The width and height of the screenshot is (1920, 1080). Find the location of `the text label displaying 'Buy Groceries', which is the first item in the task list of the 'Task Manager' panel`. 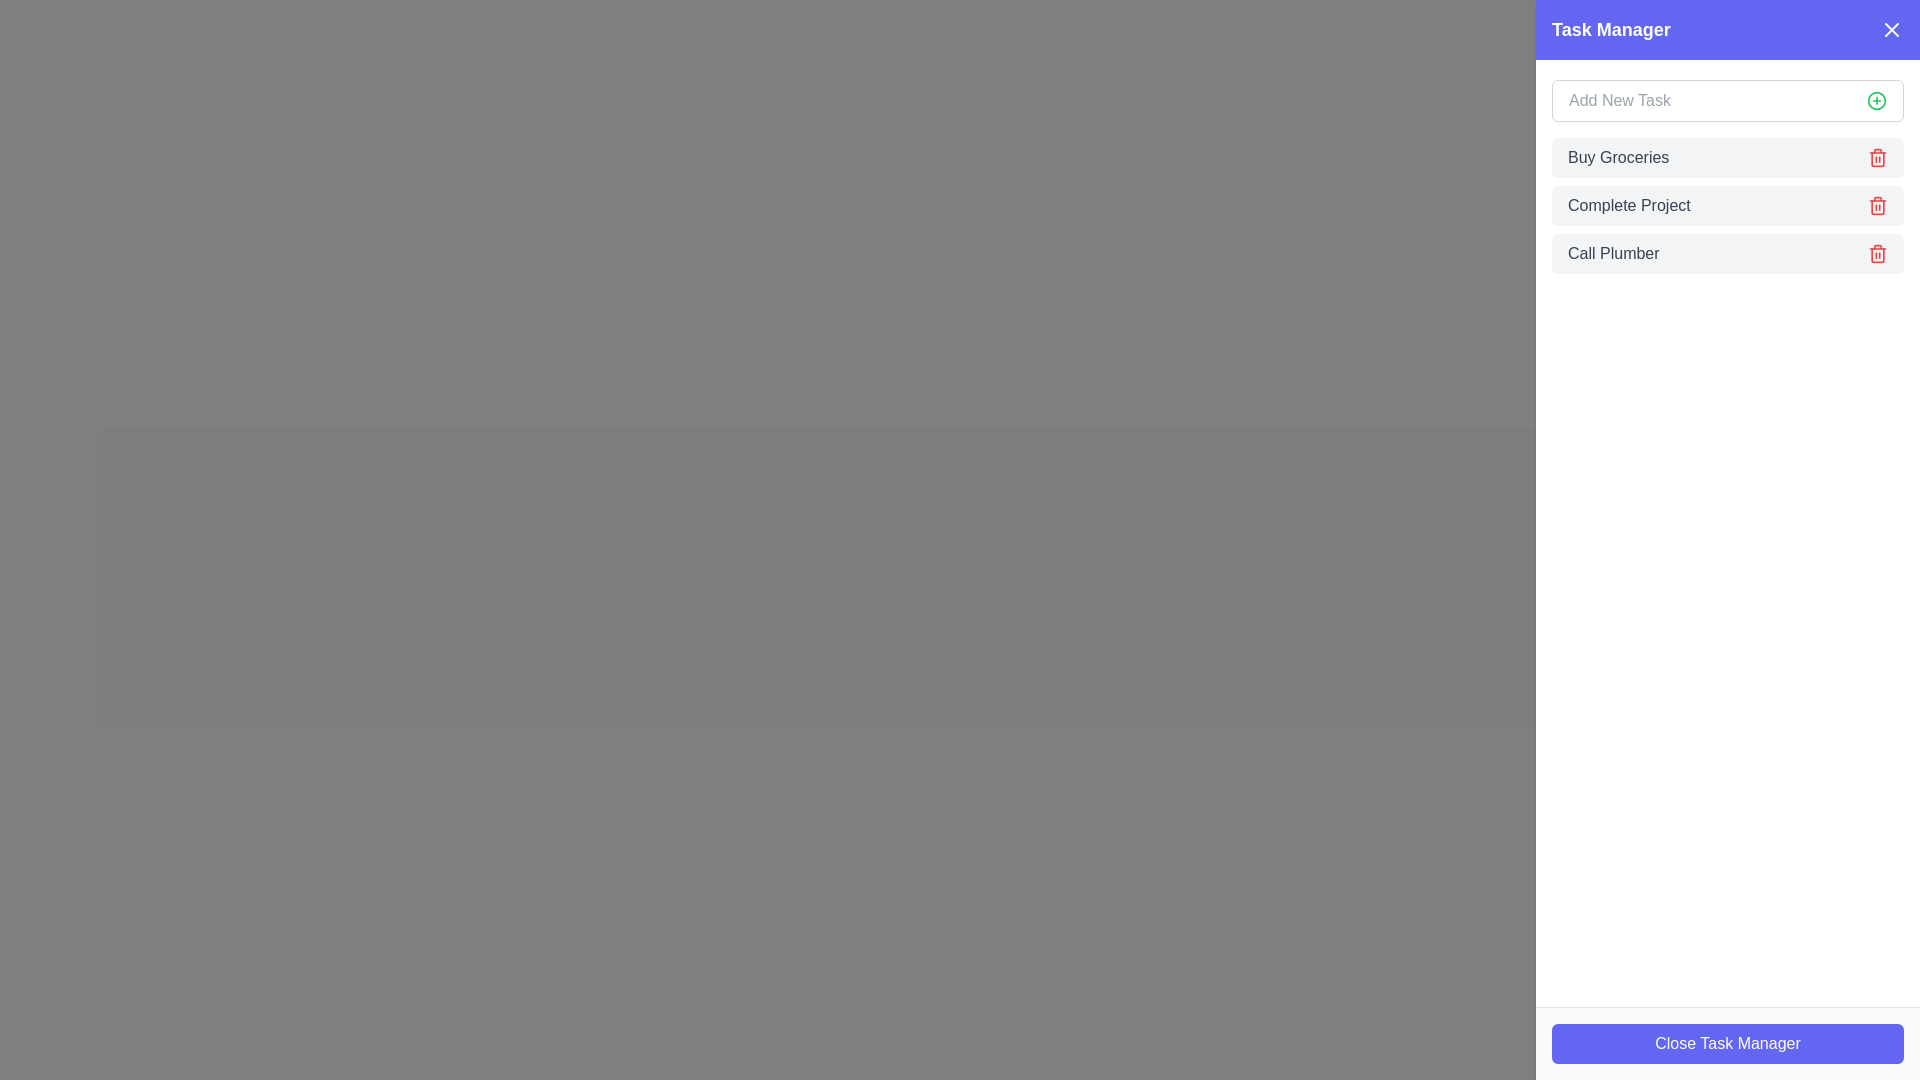

the text label displaying 'Buy Groceries', which is the first item in the task list of the 'Task Manager' panel is located at coordinates (1618, 157).